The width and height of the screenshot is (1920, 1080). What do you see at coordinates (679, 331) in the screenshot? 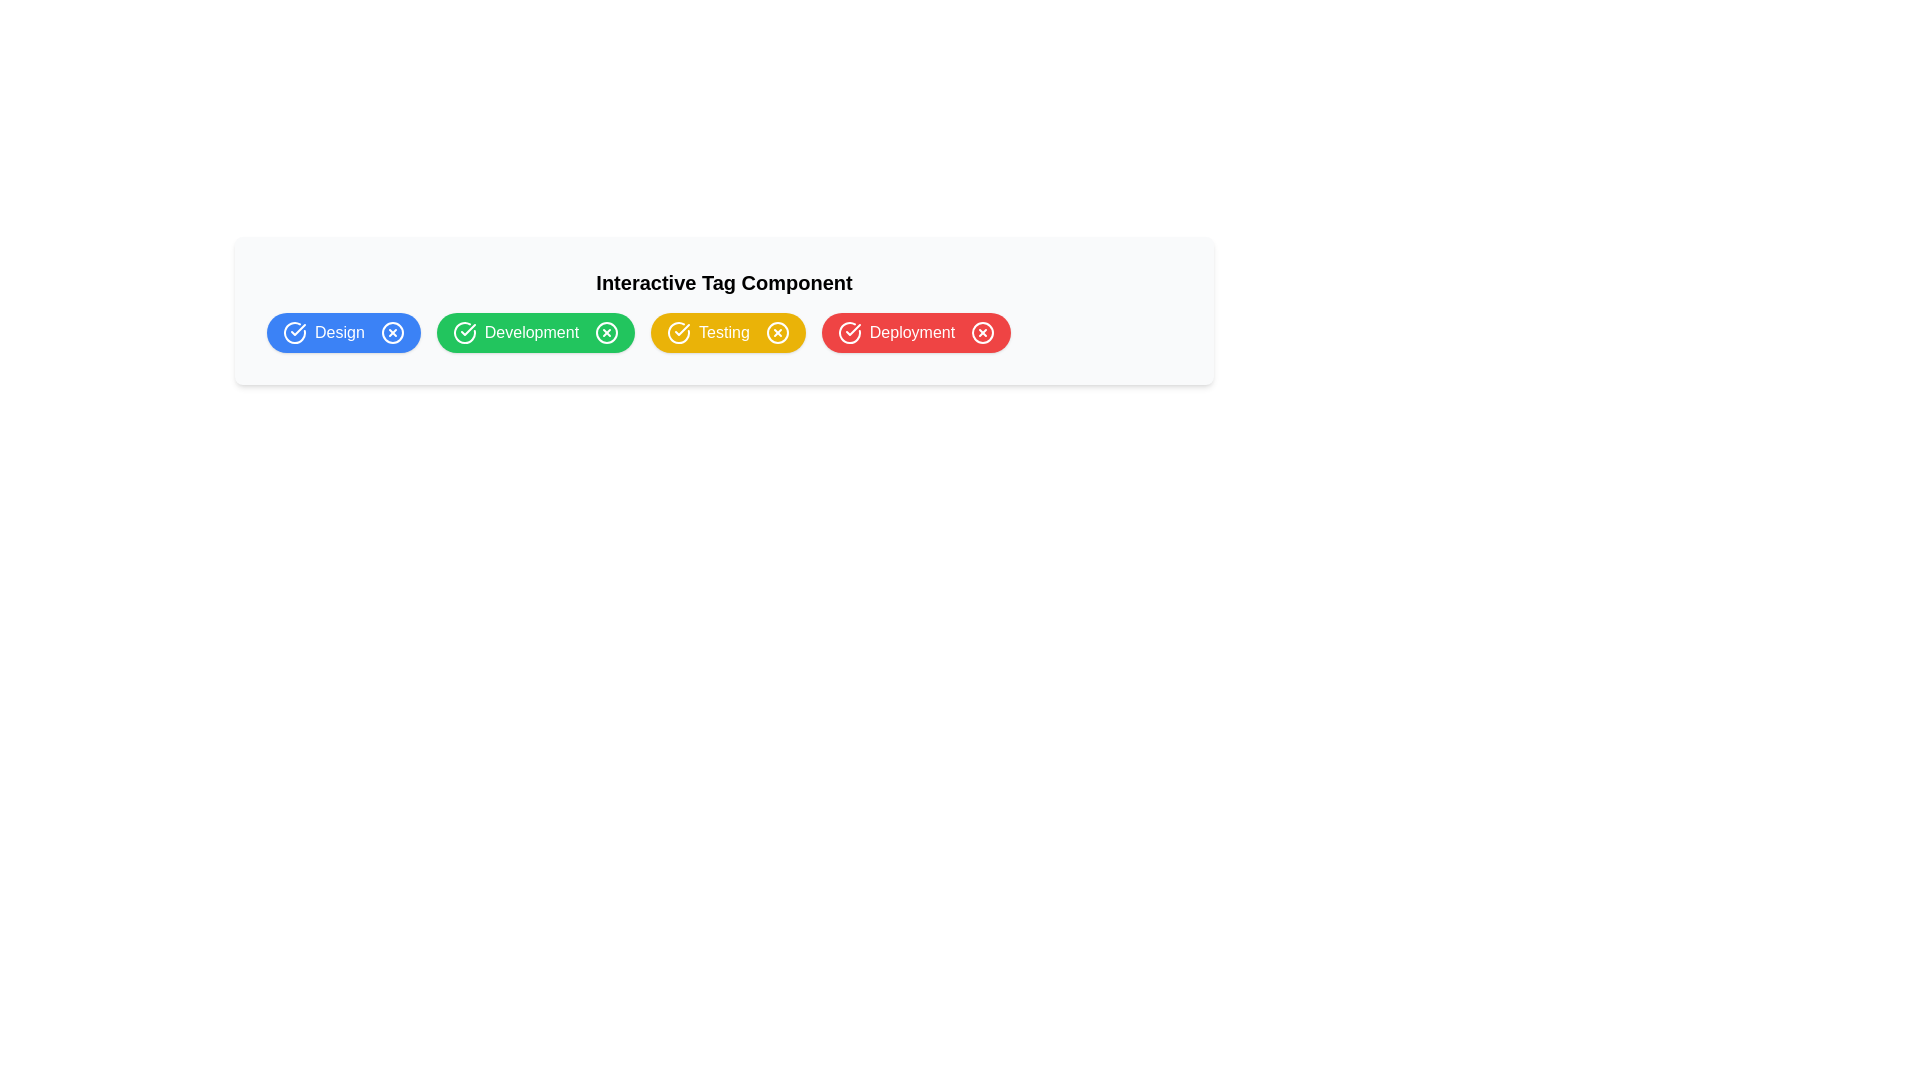
I see `the leftmost icon within the yellow 'Testing' tag` at bounding box center [679, 331].